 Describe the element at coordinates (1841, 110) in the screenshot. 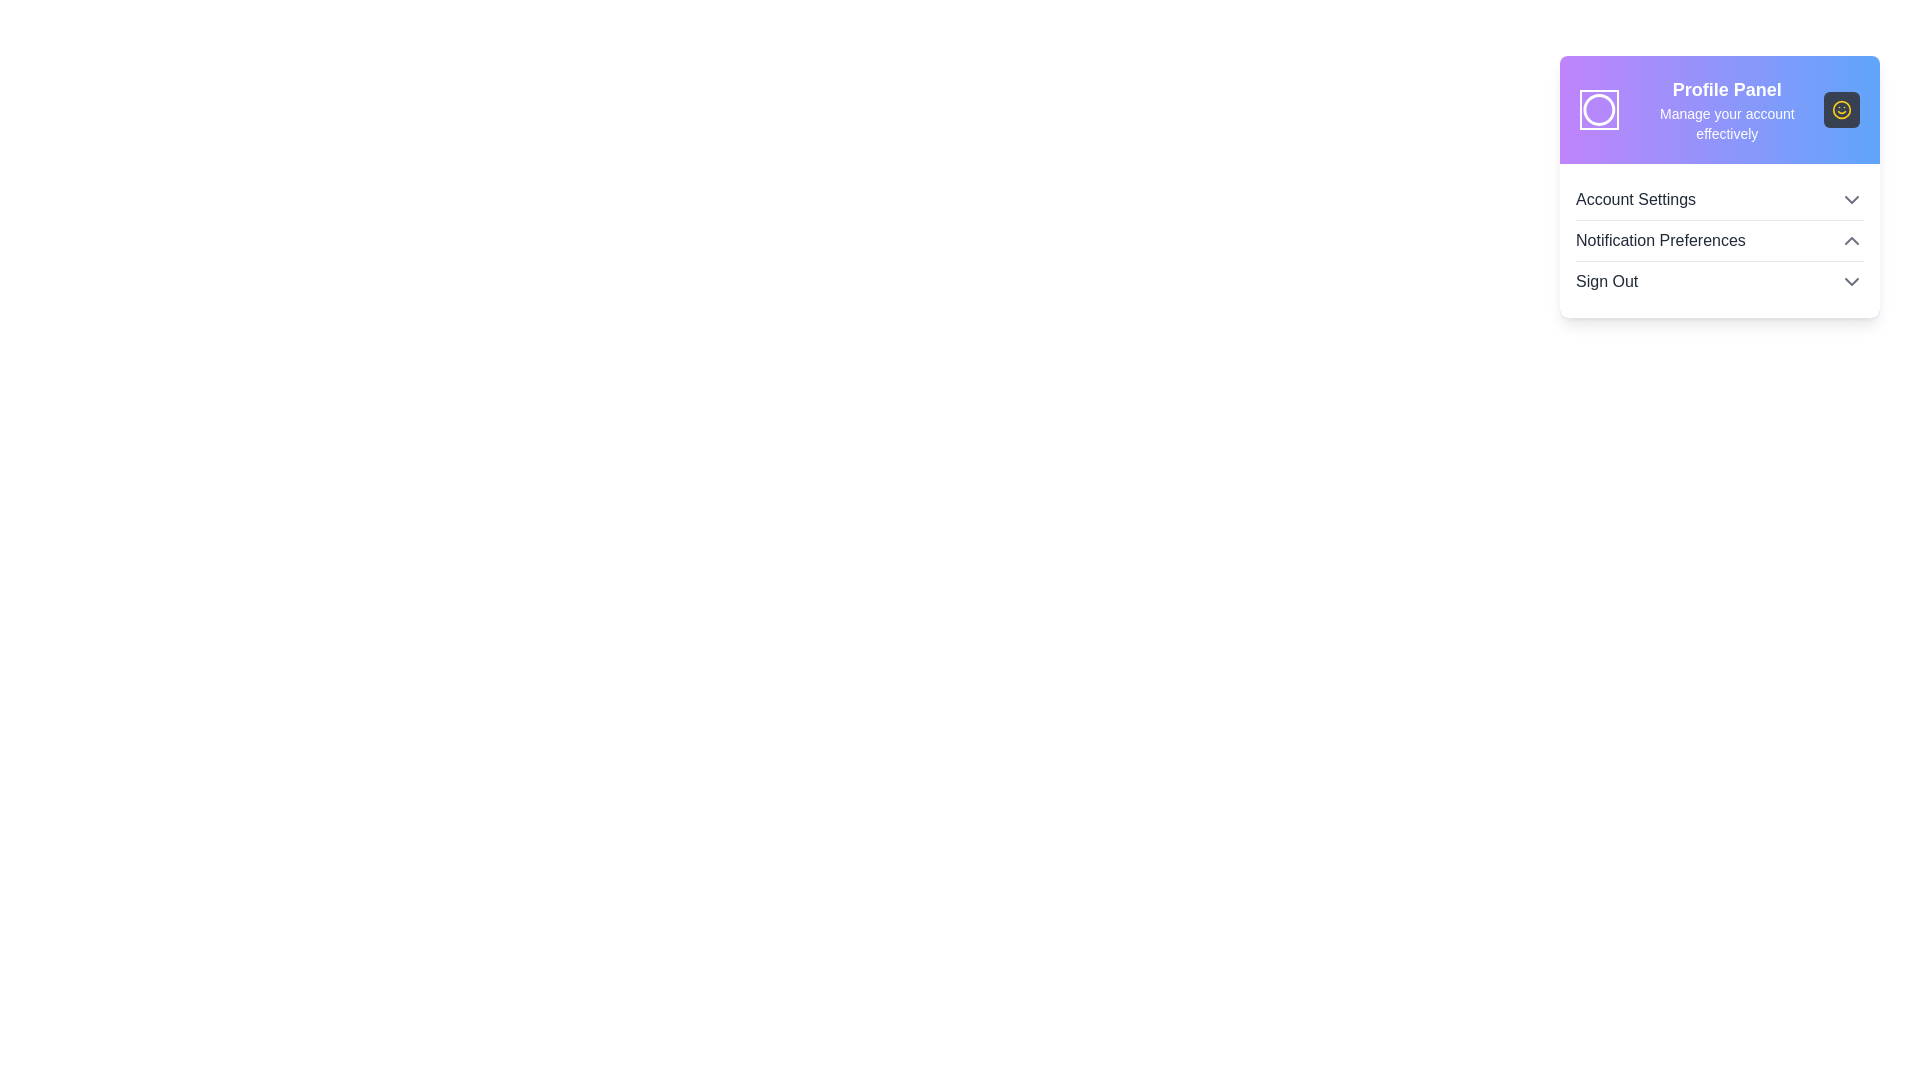

I see `the outermost circular component of the SVG icon group located to the right side of the panel header` at that location.